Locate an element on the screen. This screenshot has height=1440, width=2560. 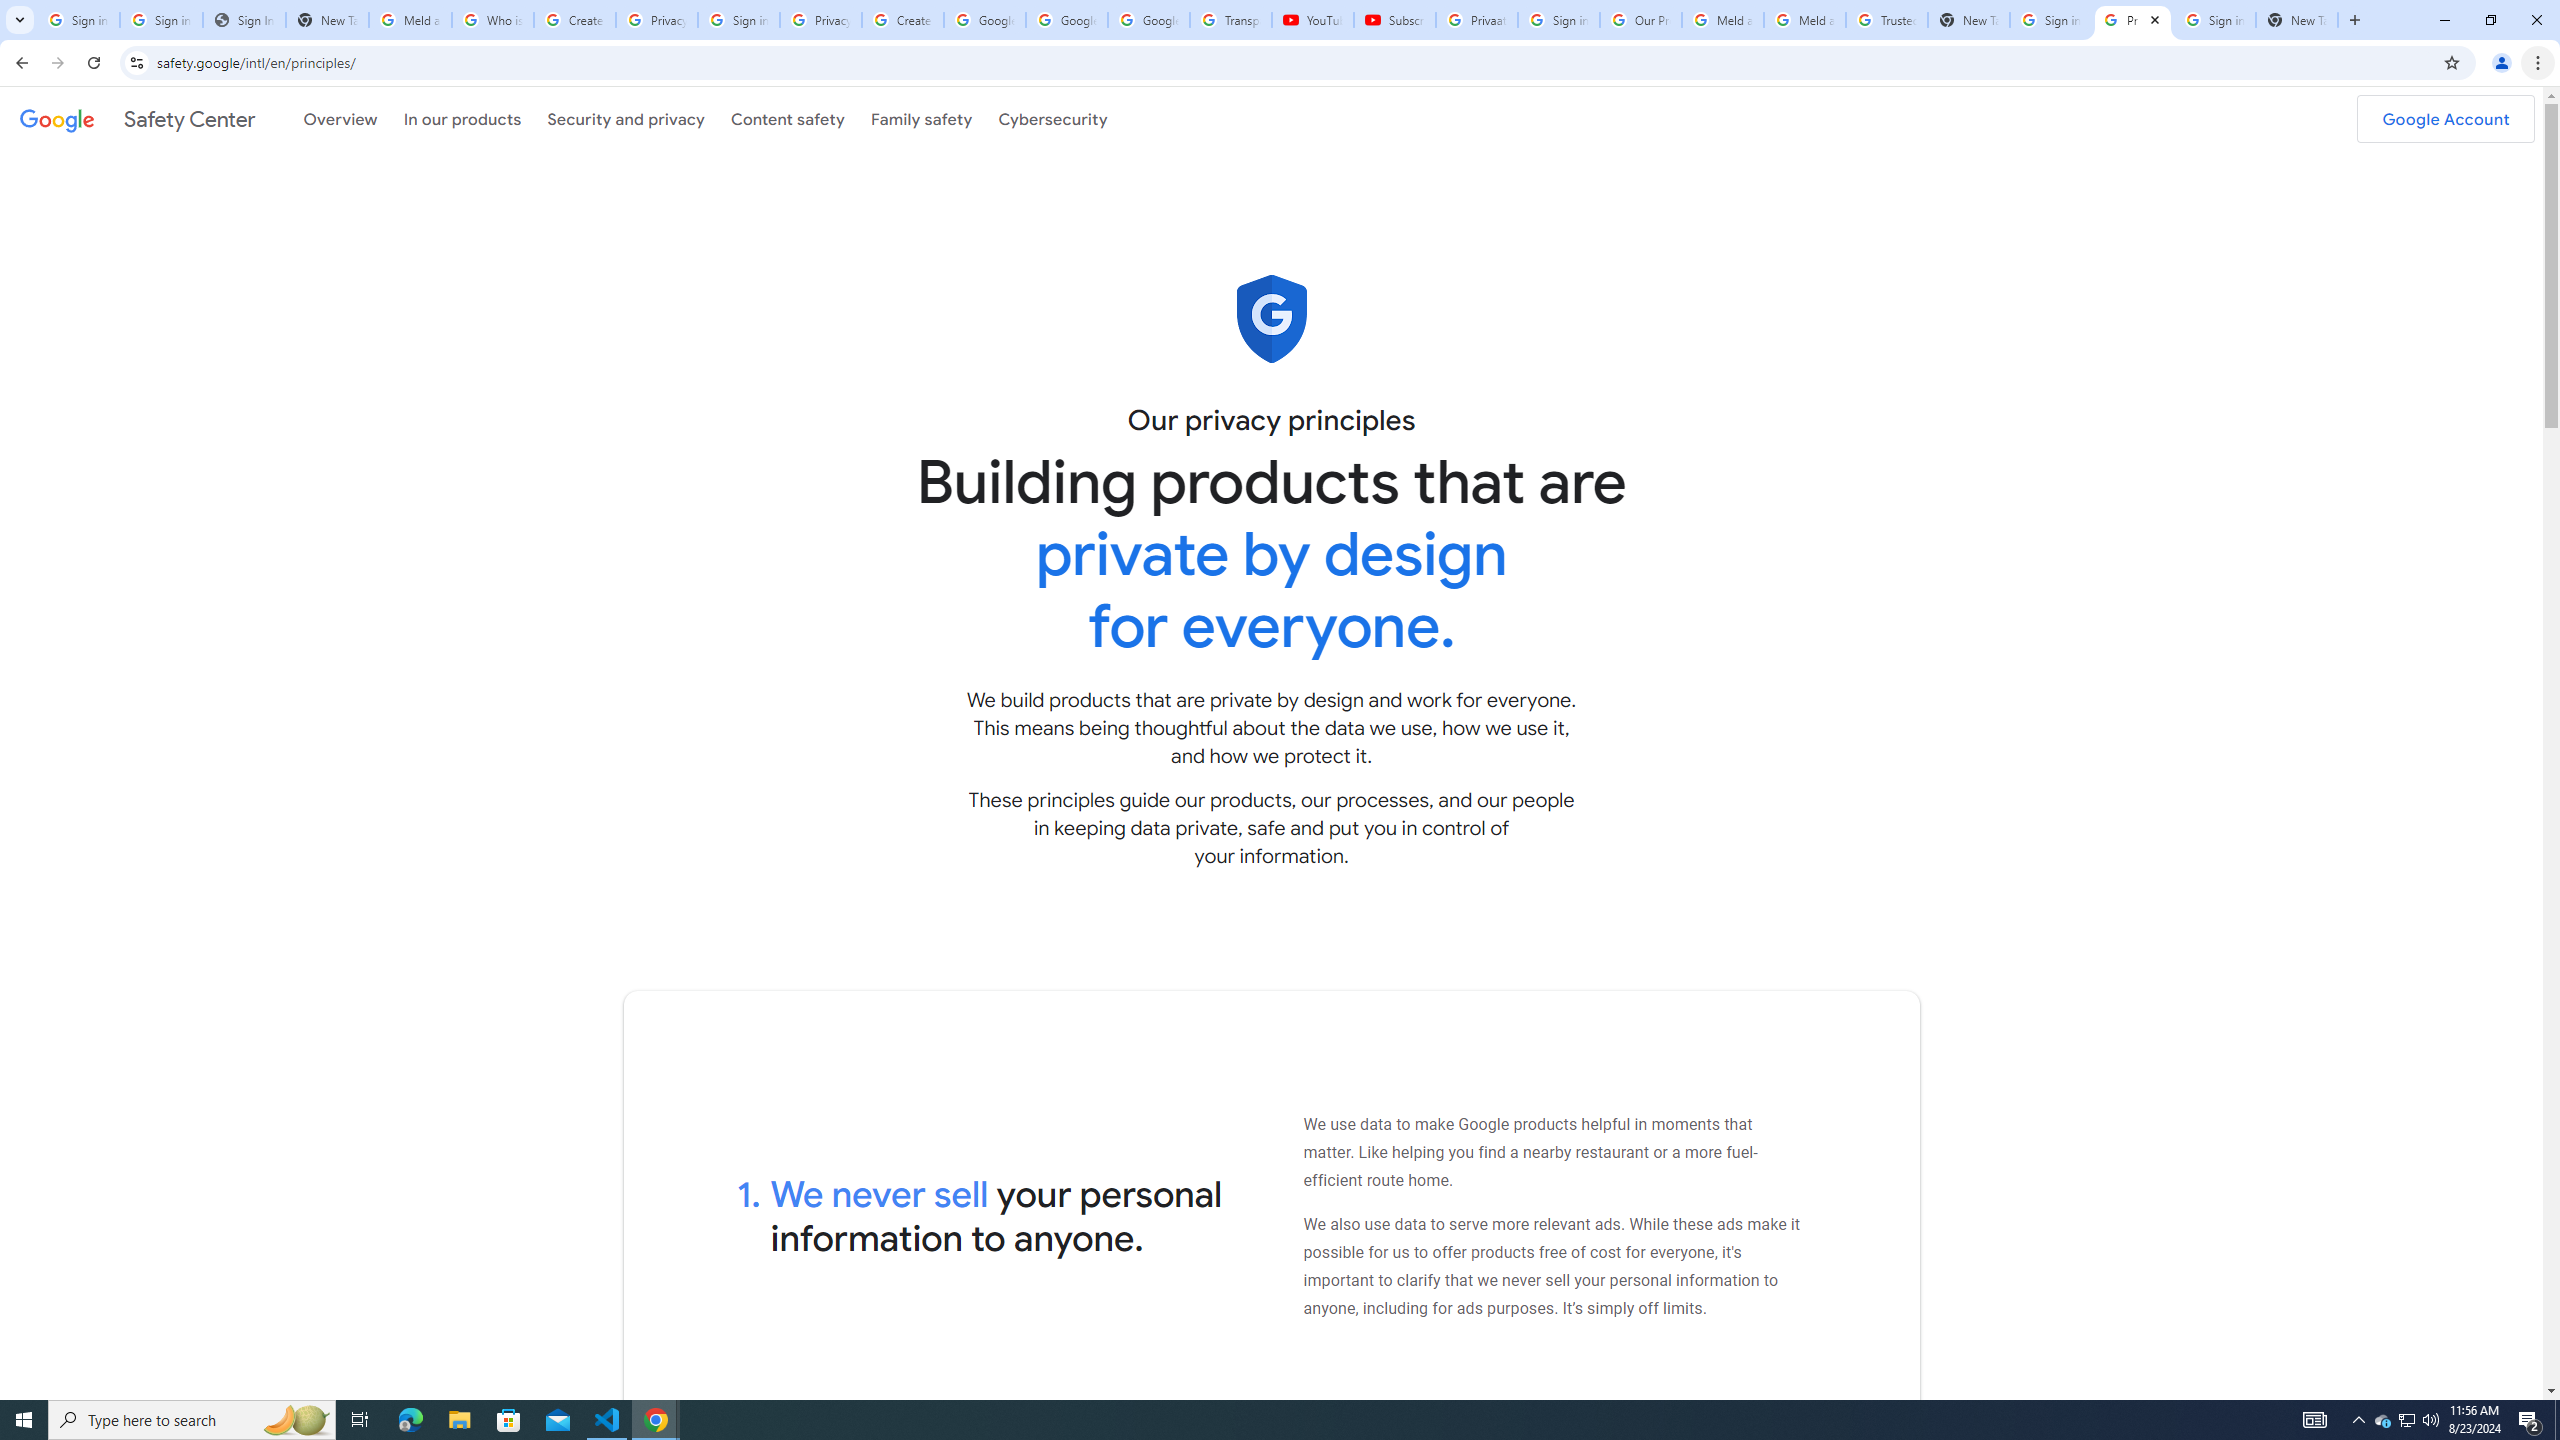
'Cybersecurity' is located at coordinates (1052, 118).